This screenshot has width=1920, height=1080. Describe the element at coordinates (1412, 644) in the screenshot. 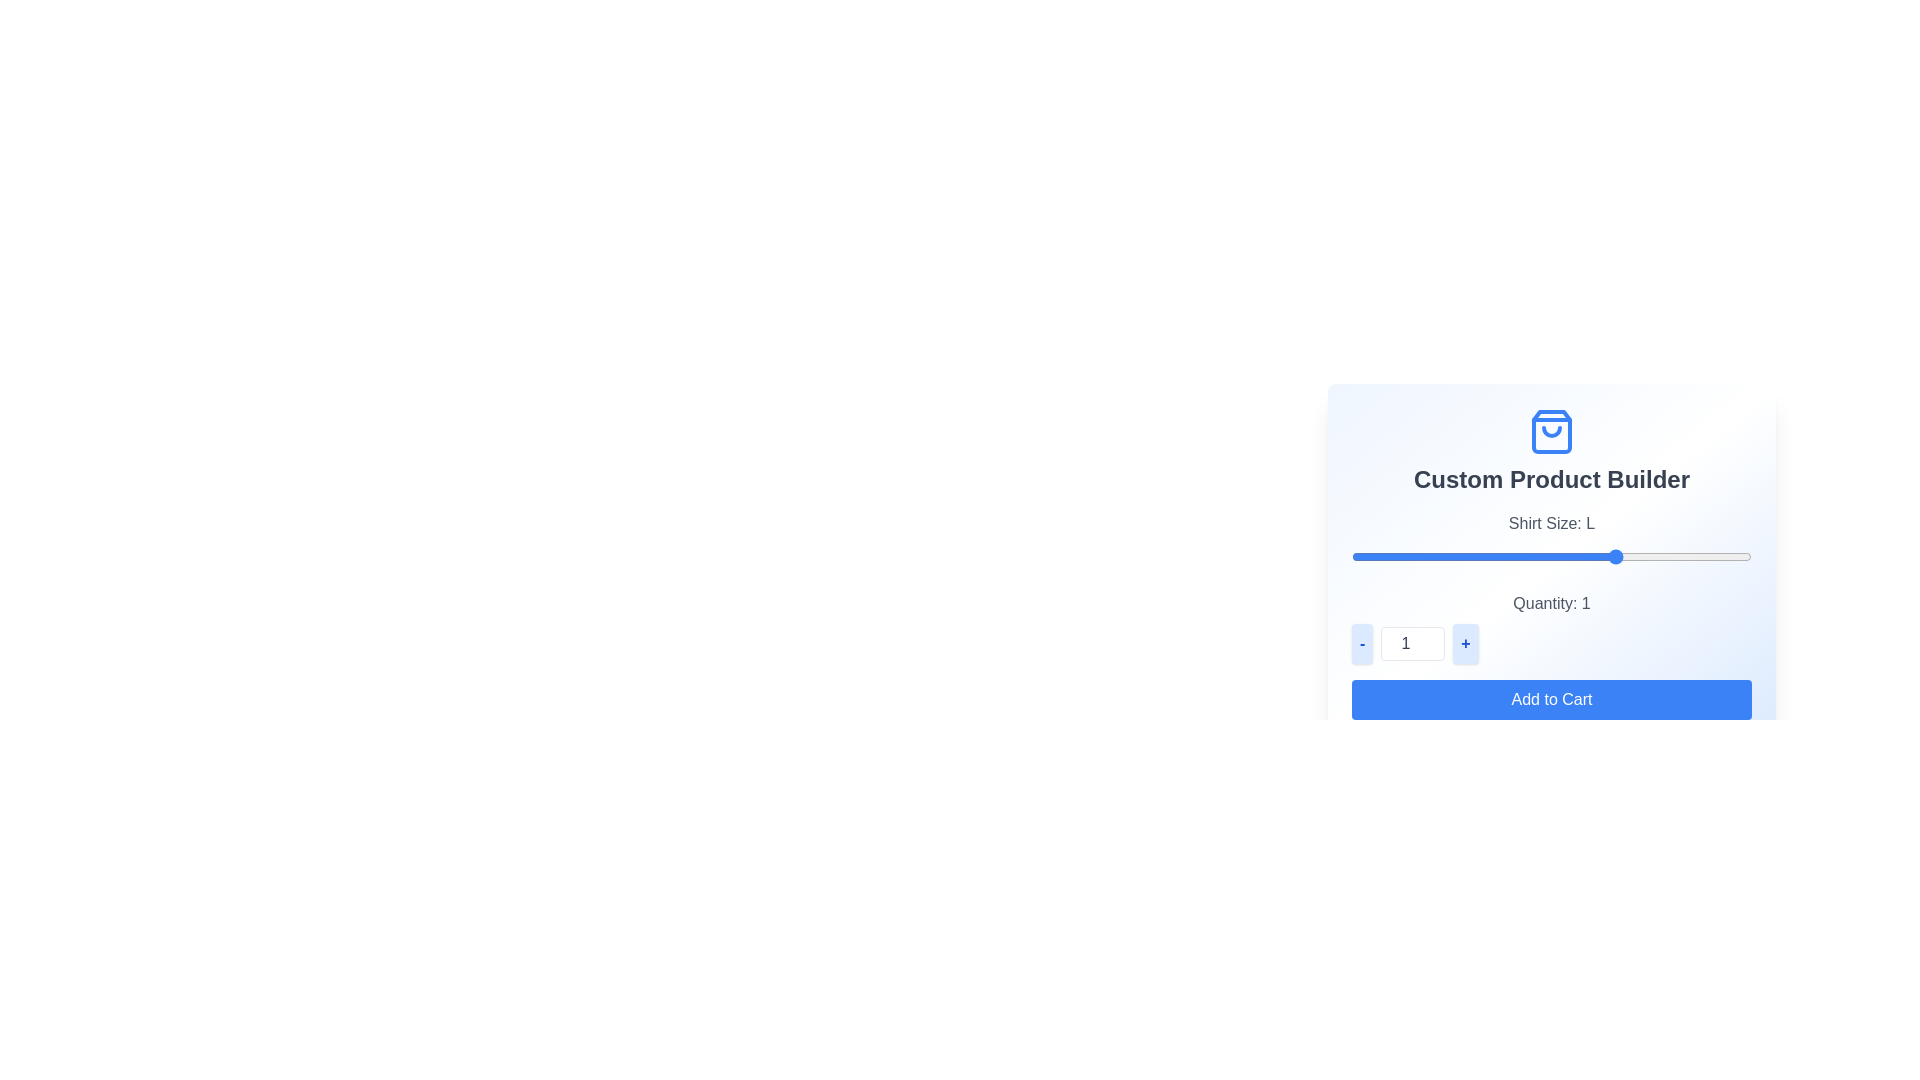

I see `the Numeric input box with a light gray border and rounded corners that has a centered number '1' to focus on it` at that location.